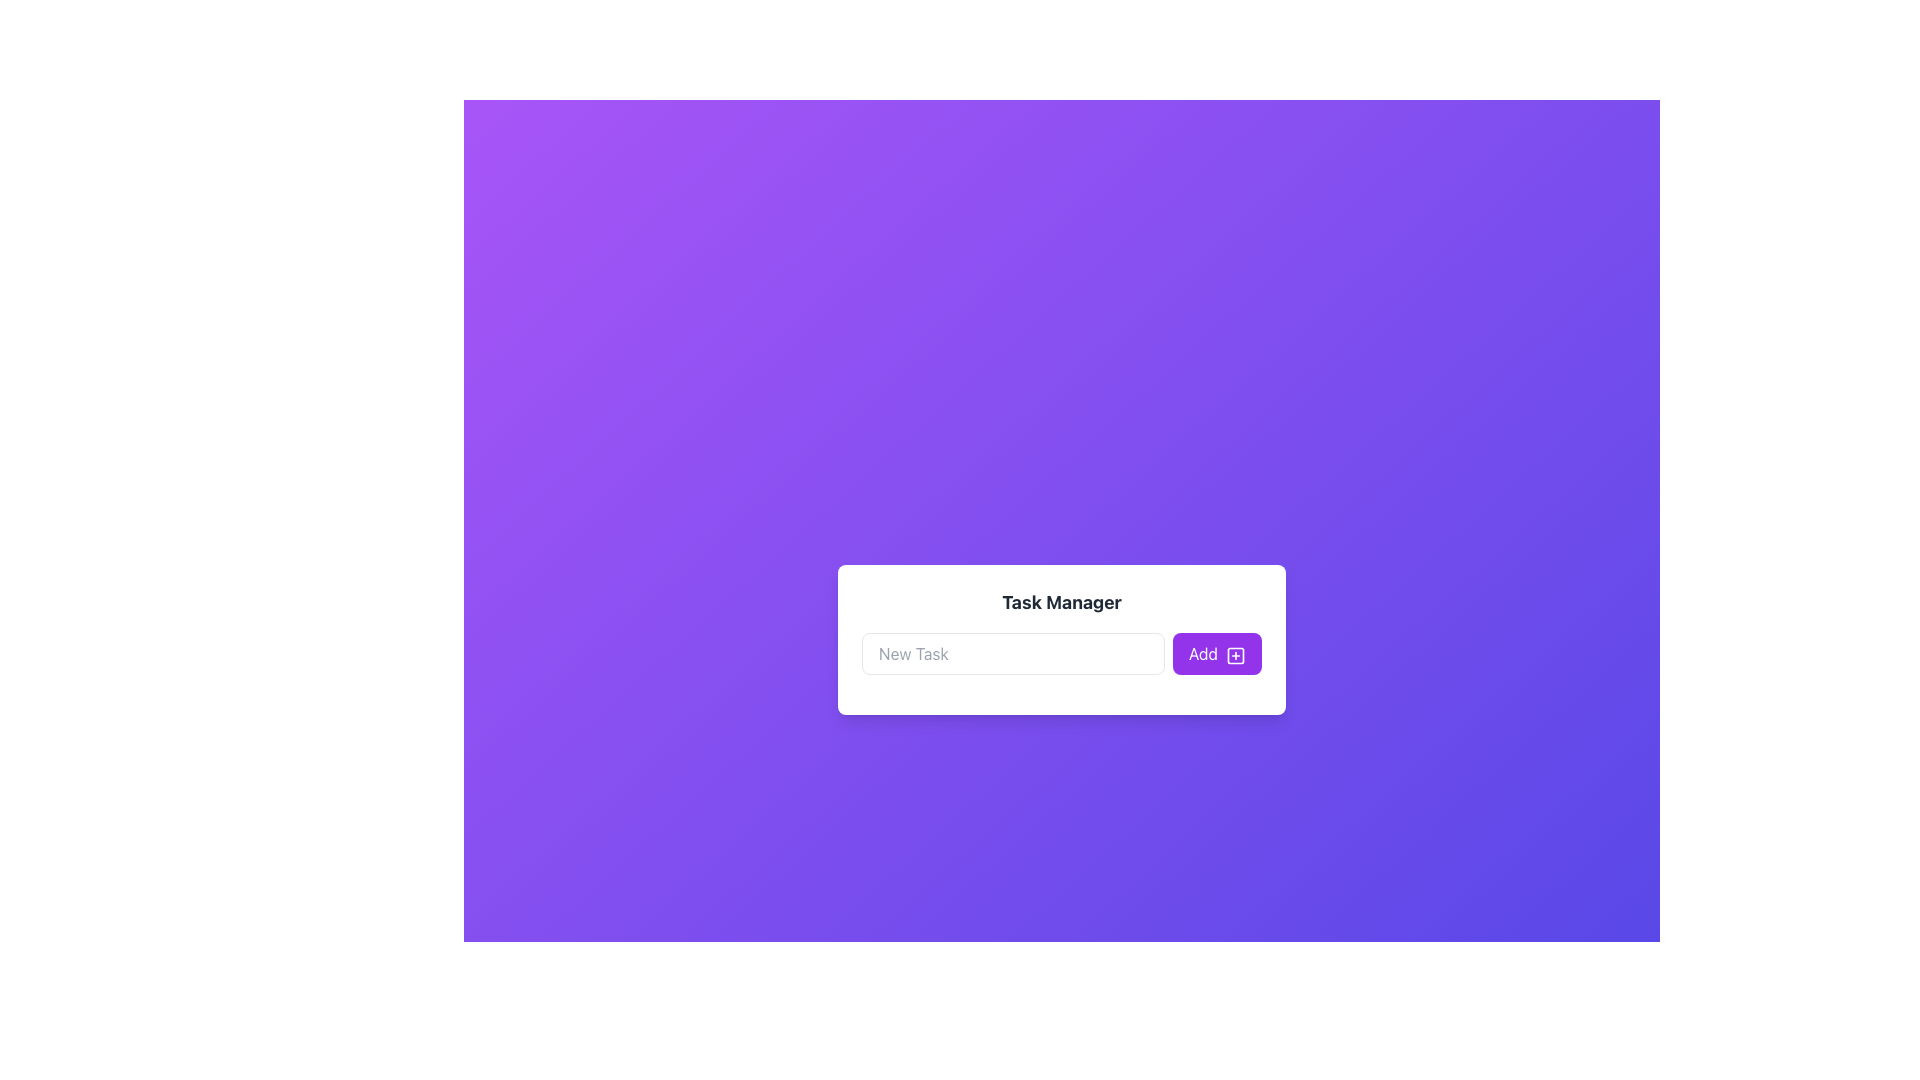 This screenshot has height=1080, width=1920. Describe the element at coordinates (1235, 655) in the screenshot. I see `the small square with rounded corners located in the bottom right corner of the 'Add' button` at that location.